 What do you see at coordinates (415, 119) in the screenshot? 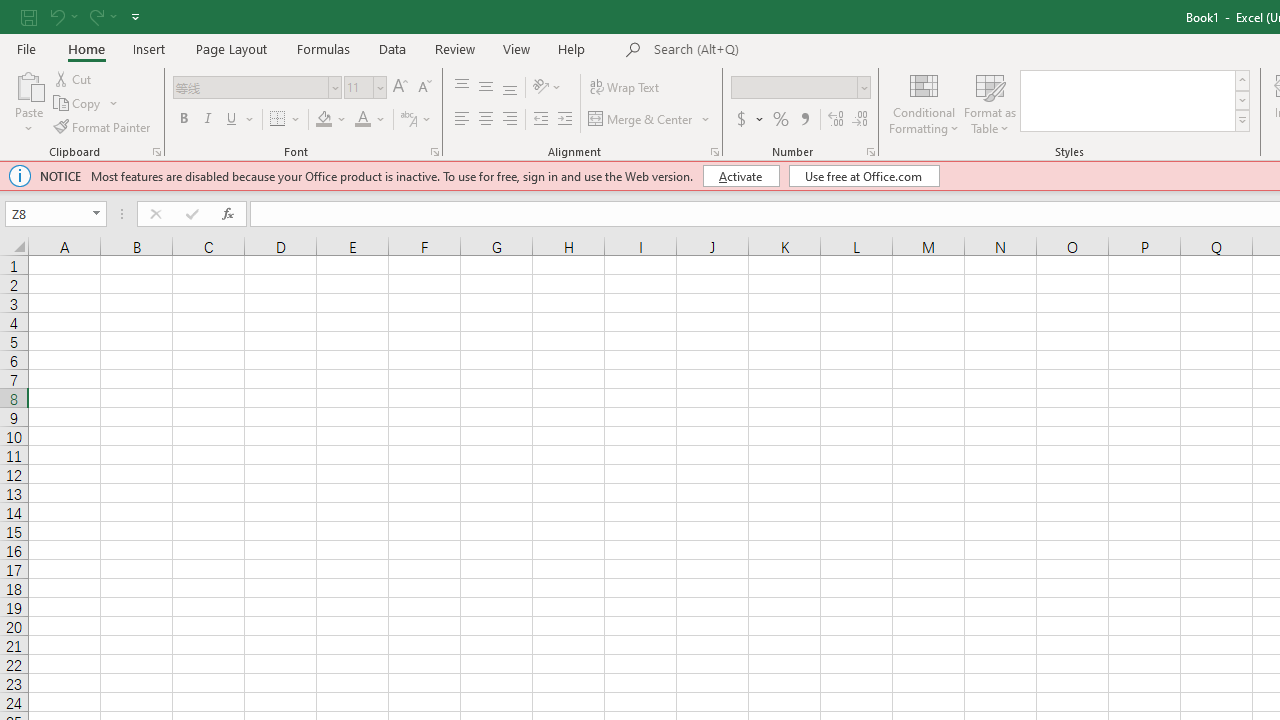
I see `'Show Phonetic Field'` at bounding box center [415, 119].